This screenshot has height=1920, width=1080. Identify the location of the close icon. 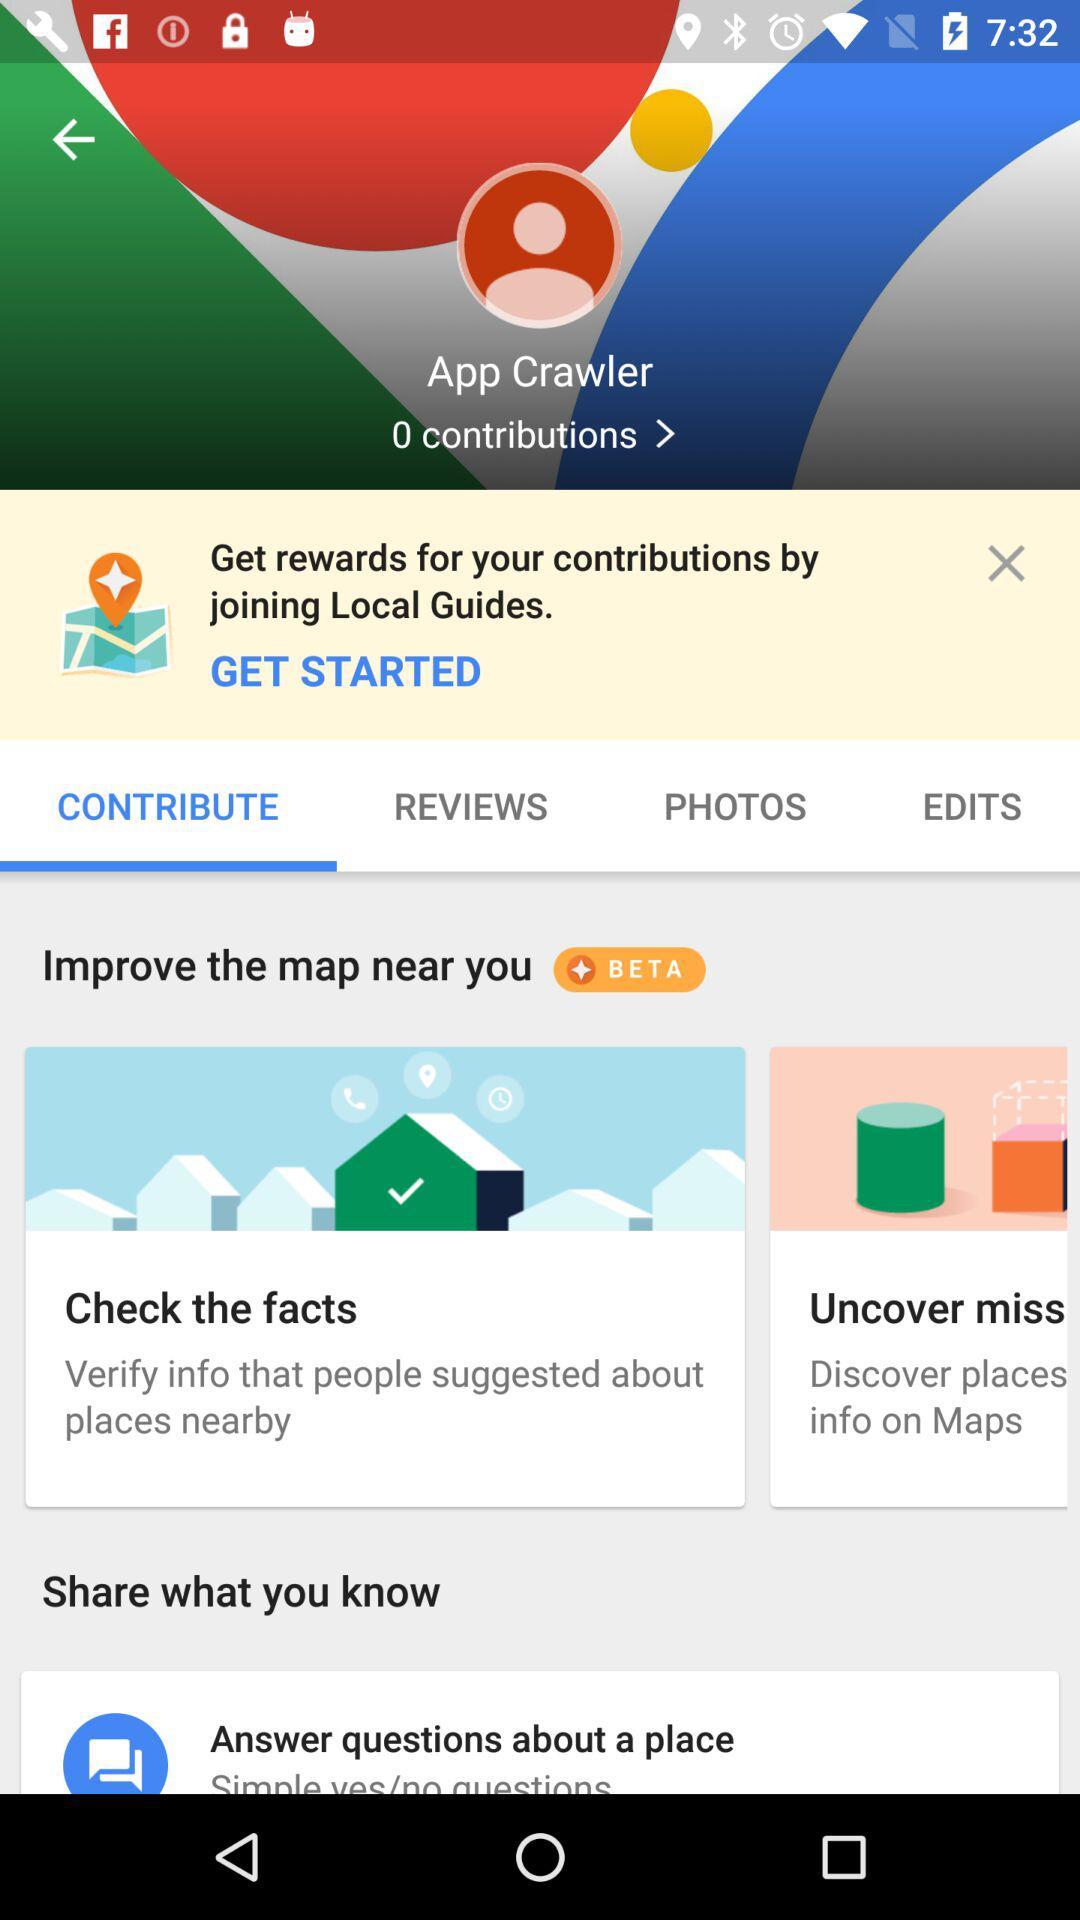
(1006, 562).